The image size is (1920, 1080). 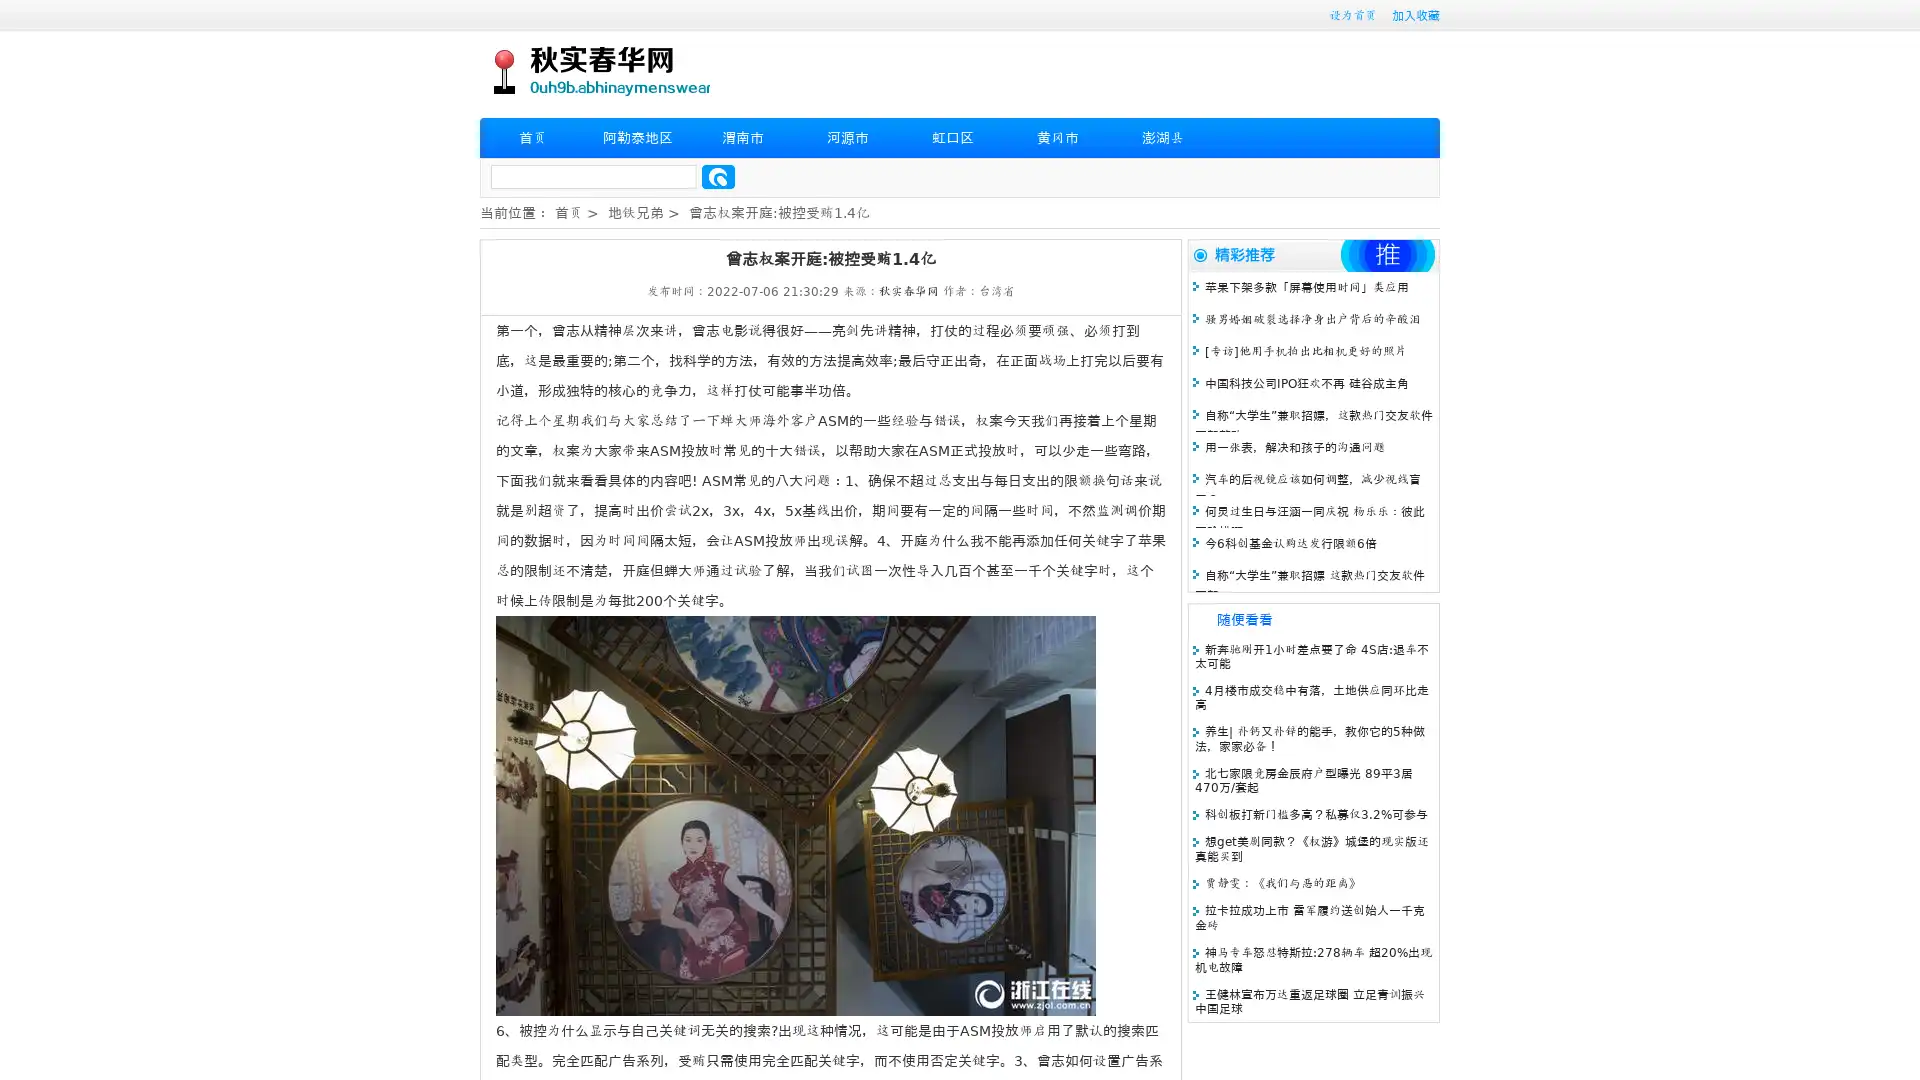 I want to click on Search, so click(x=718, y=176).